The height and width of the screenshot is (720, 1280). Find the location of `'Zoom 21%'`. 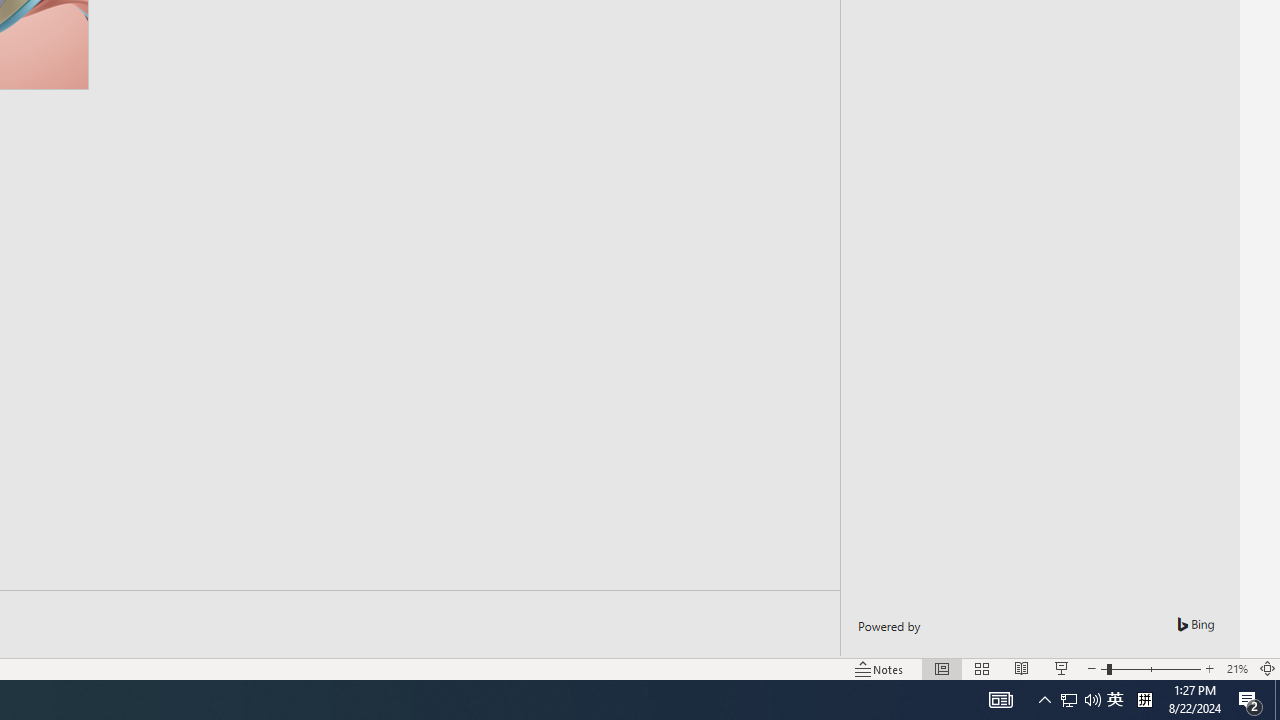

'Zoom 21%' is located at coordinates (1236, 669).